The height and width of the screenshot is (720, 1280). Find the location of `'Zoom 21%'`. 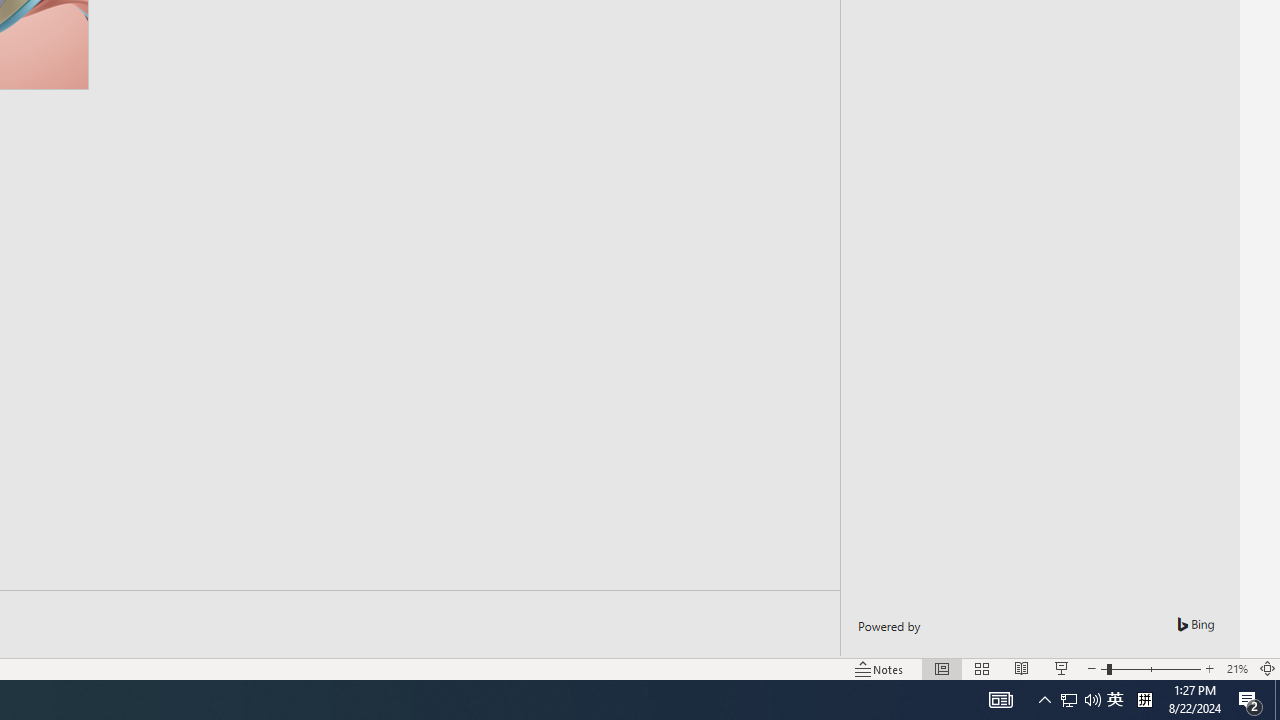

'Zoom 21%' is located at coordinates (1236, 669).